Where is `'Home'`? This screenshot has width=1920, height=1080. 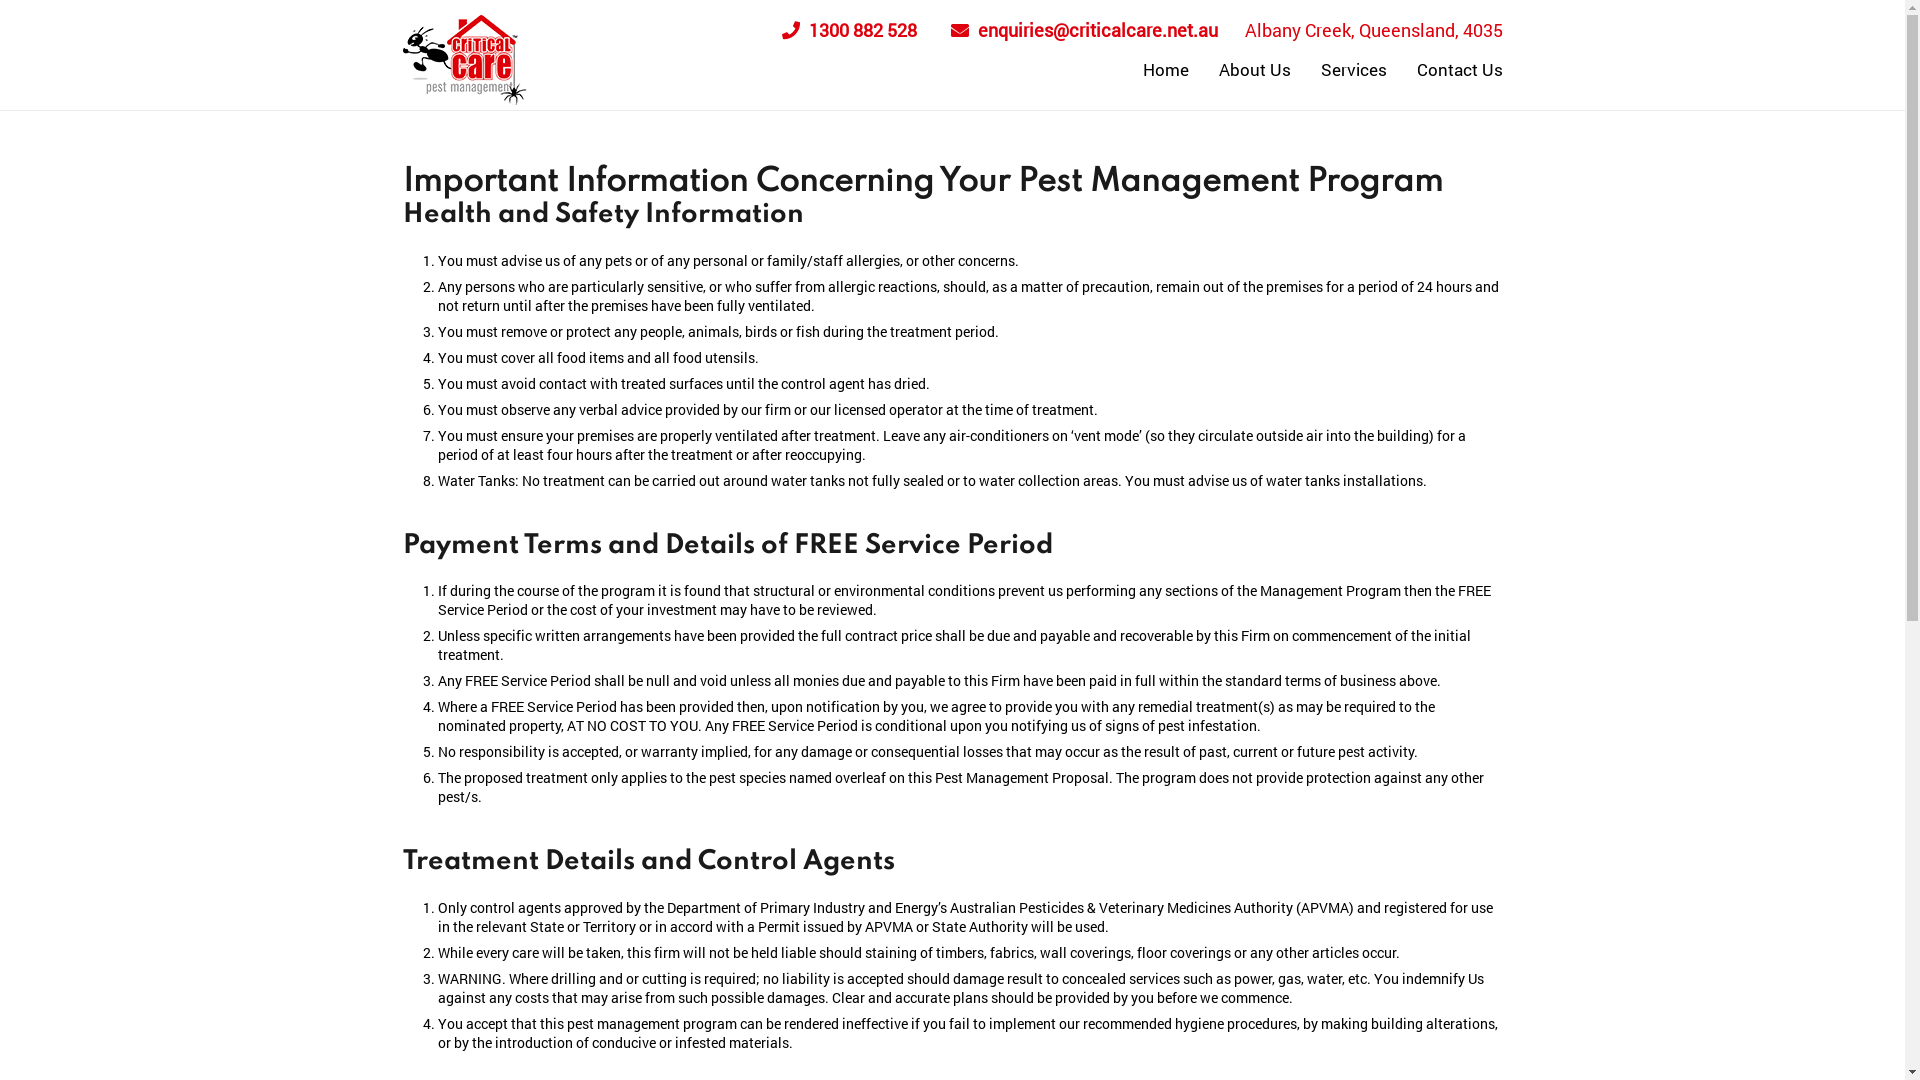 'Home' is located at coordinates (1128, 68).